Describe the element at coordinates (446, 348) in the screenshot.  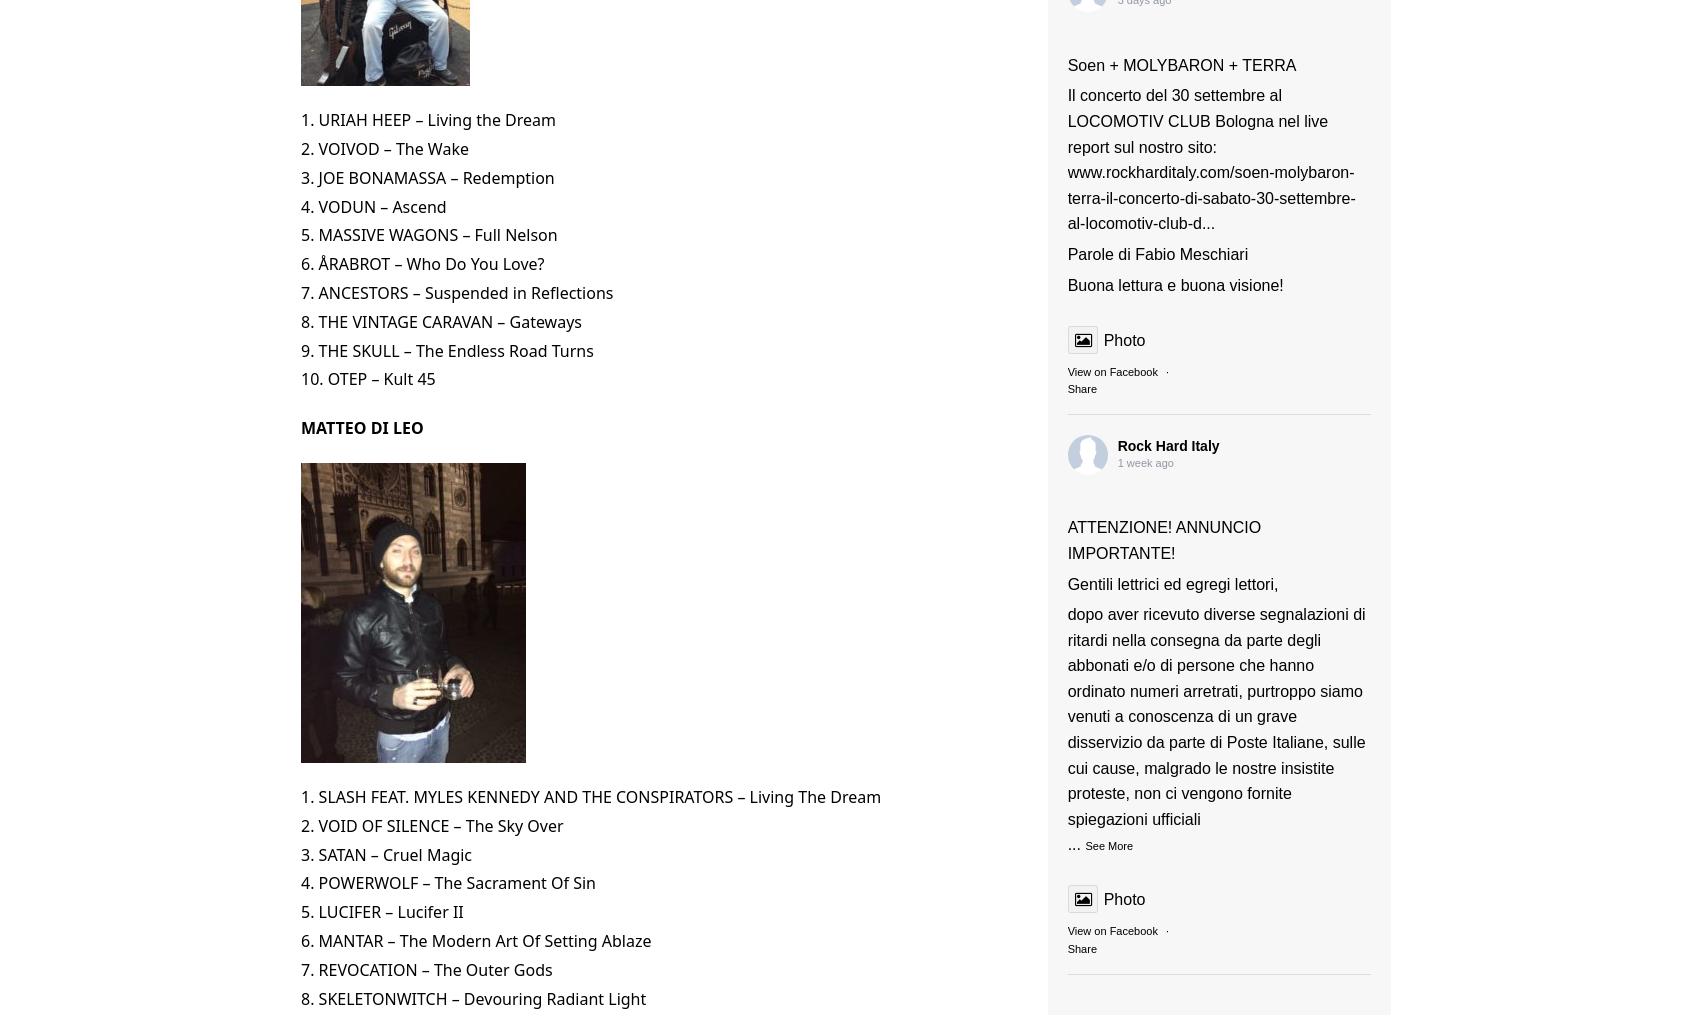
I see `'9. THE SKULL – The Endless Road Turns'` at that location.